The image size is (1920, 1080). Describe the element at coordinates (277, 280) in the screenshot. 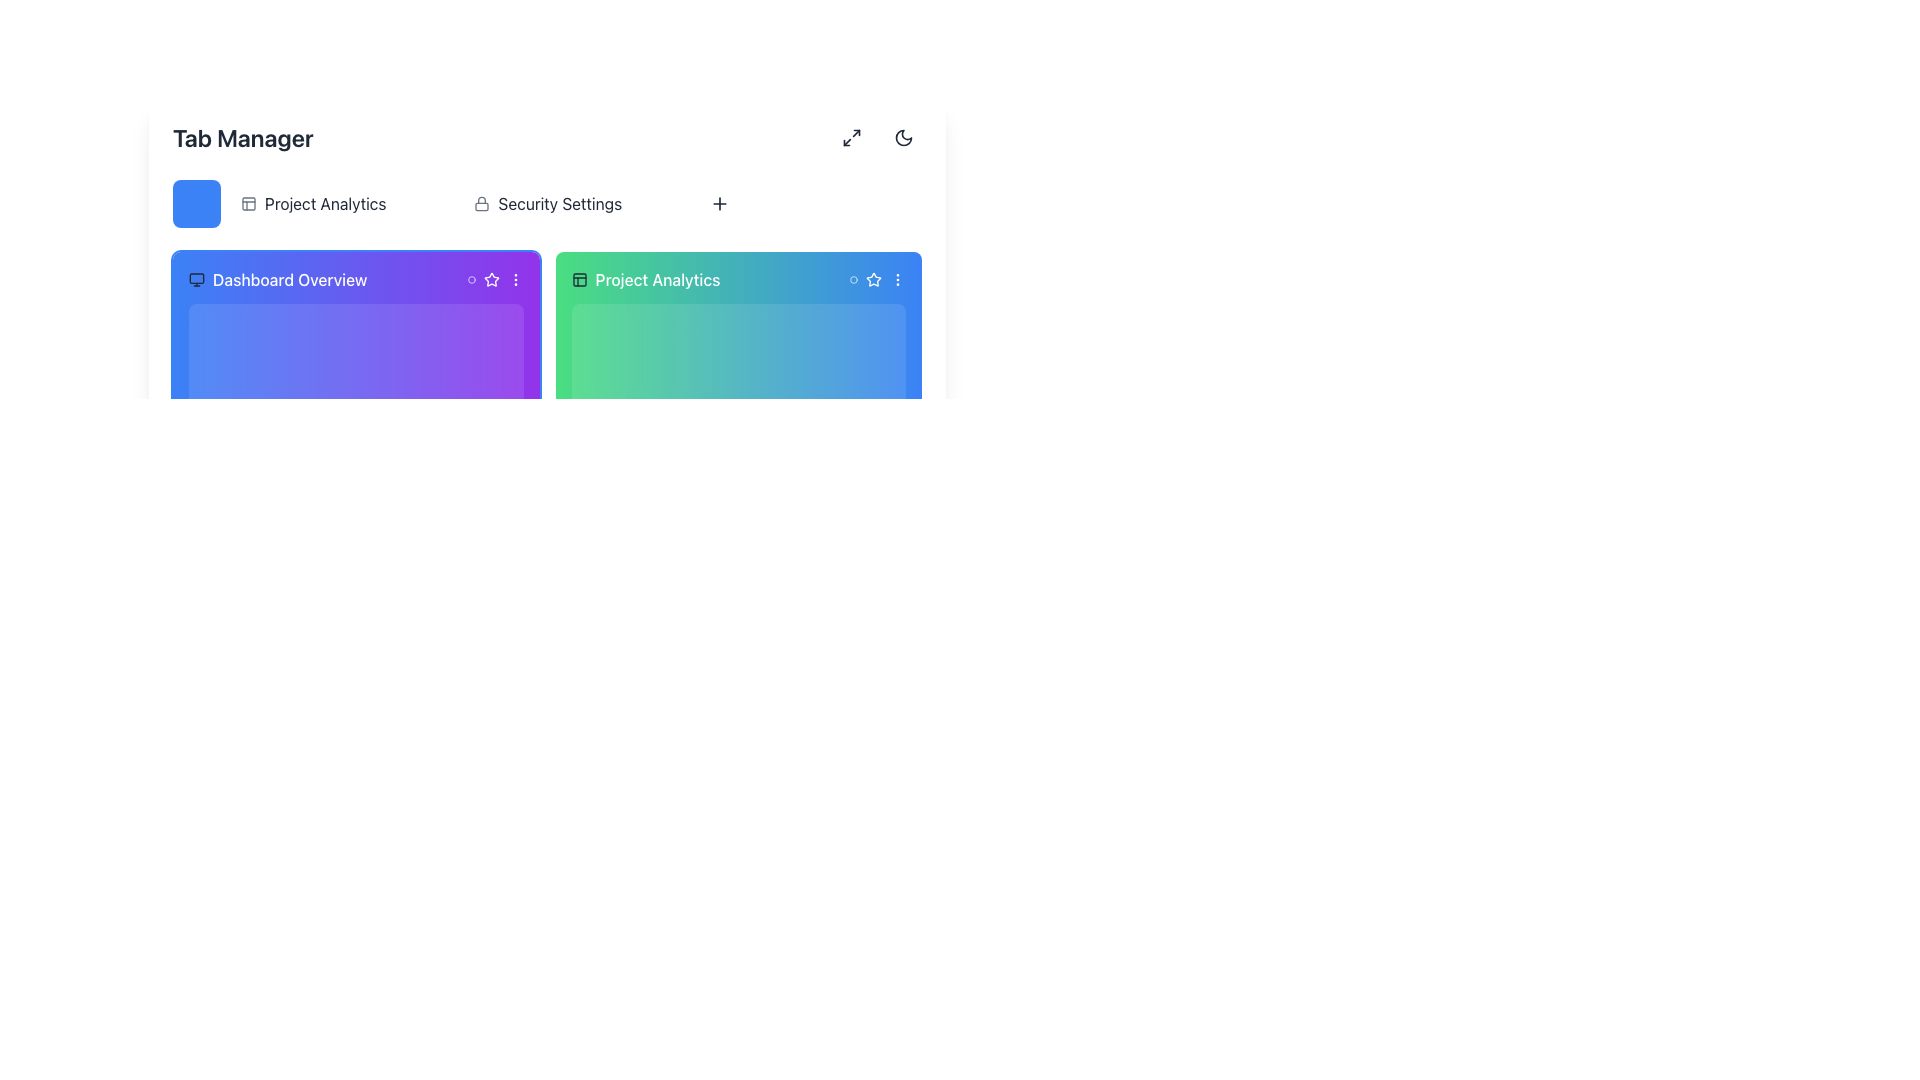

I see `the icon associated with the text label located at the top-left of the first purple card in the grid layout under the 'Tab Manager' section` at that location.